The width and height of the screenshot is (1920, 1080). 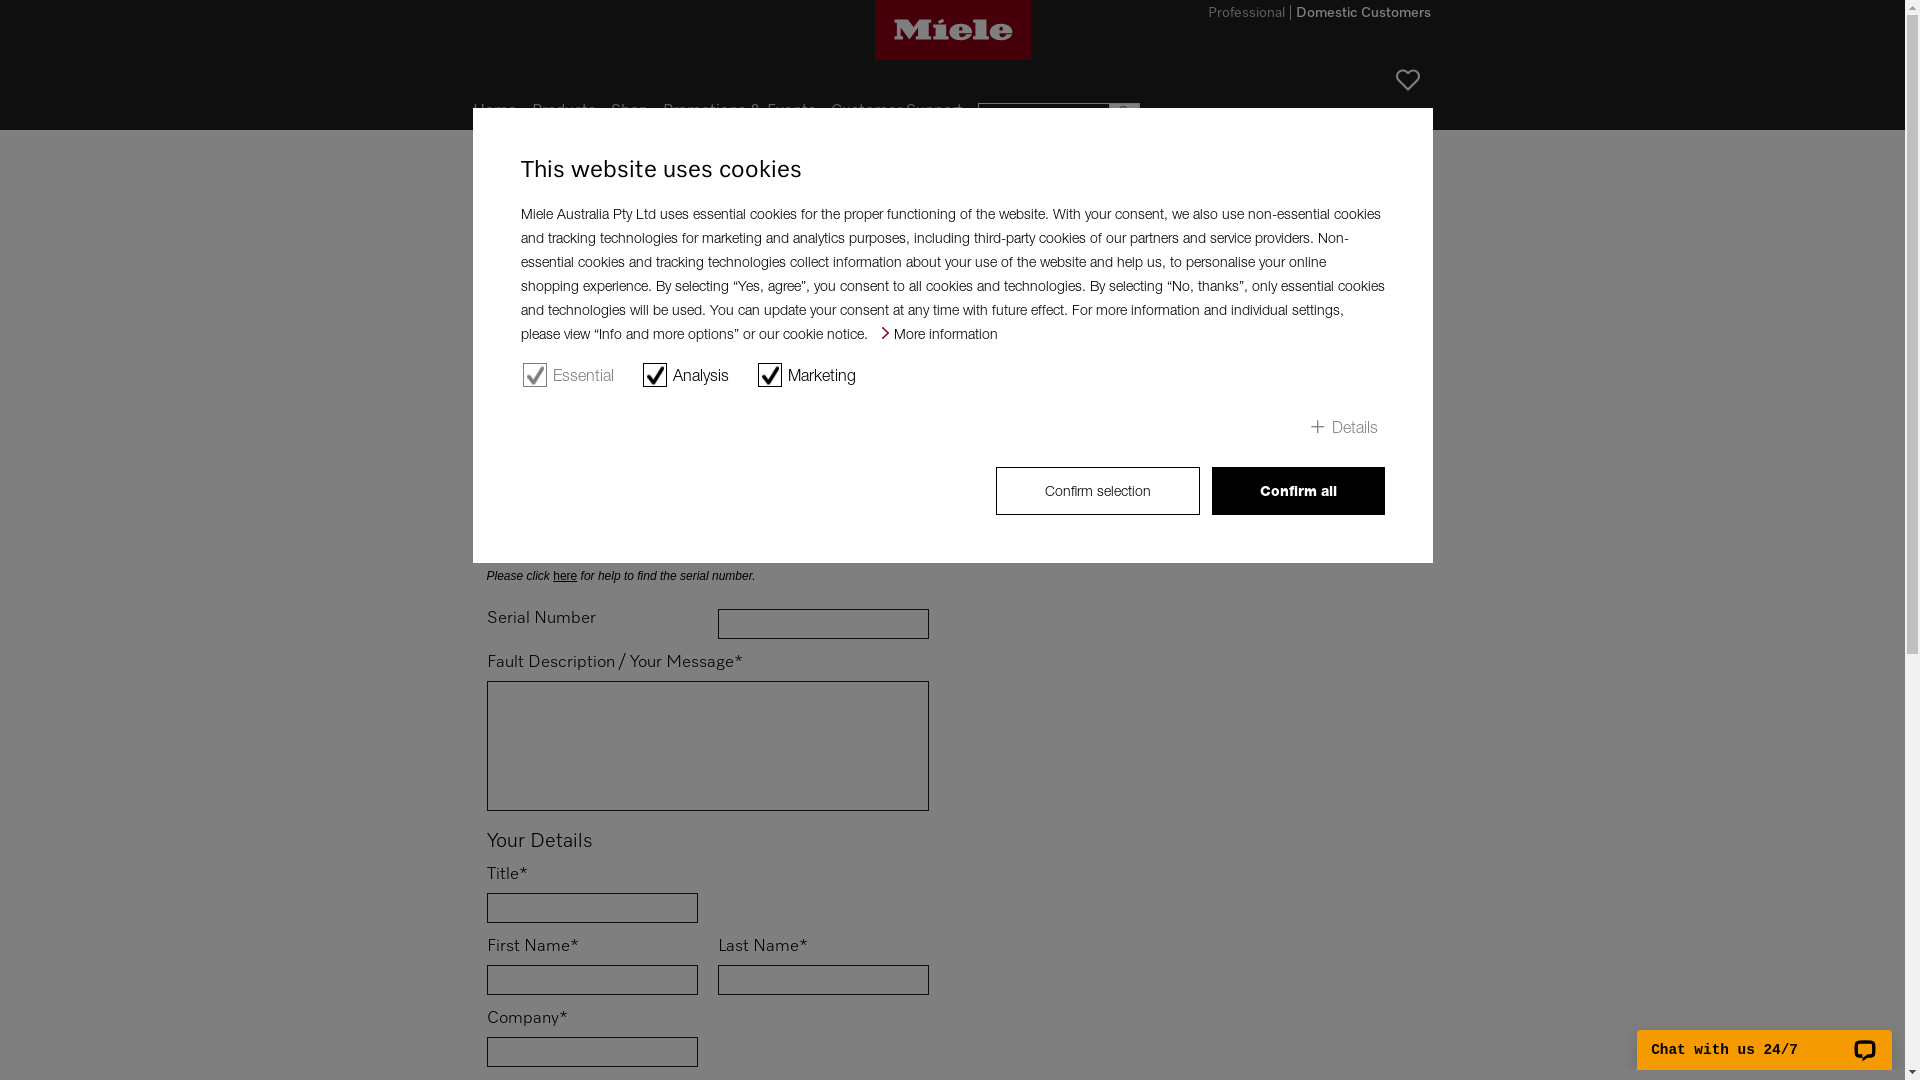 I want to click on 'Professional', so click(x=1245, y=15).